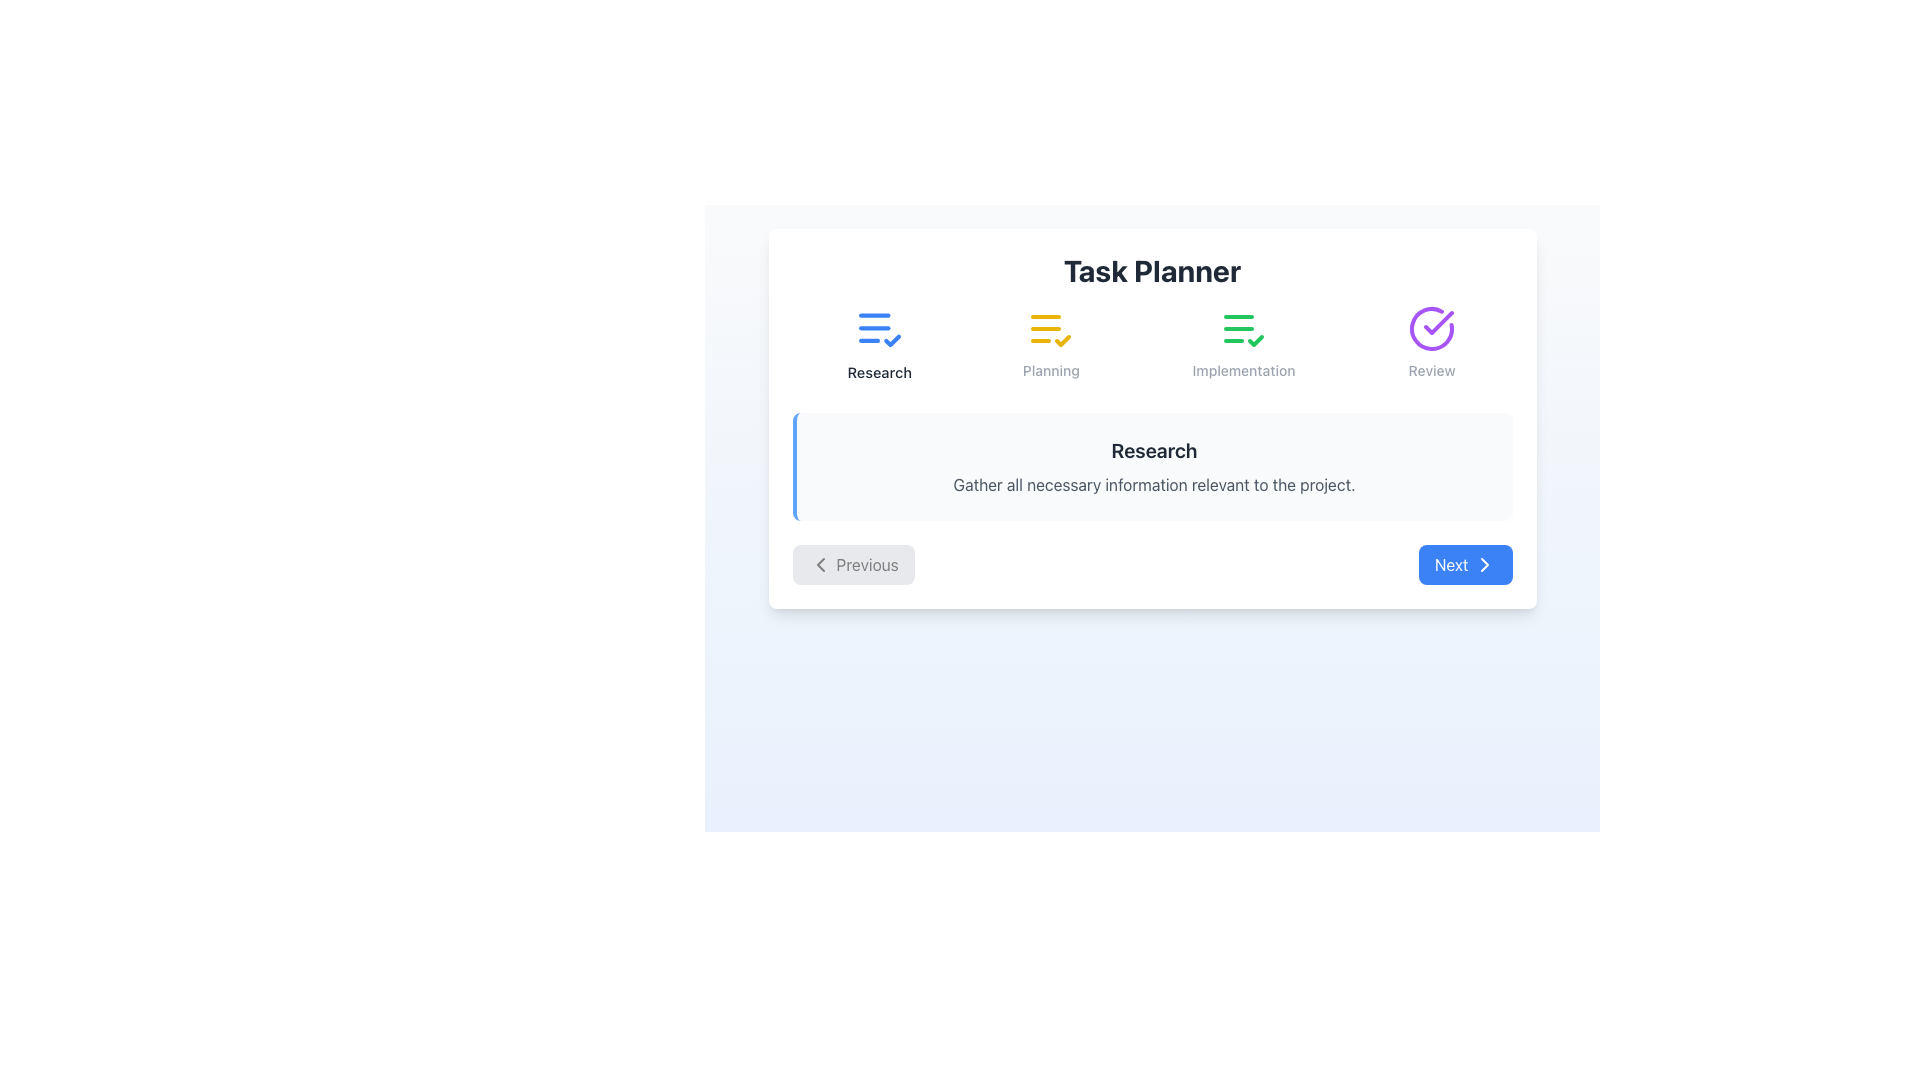 The image size is (1920, 1080). What do you see at coordinates (1242, 342) in the screenshot?
I see `the static label element titled 'Implementation' which is the third element in a horizontal list of four categories in the workflow` at bounding box center [1242, 342].